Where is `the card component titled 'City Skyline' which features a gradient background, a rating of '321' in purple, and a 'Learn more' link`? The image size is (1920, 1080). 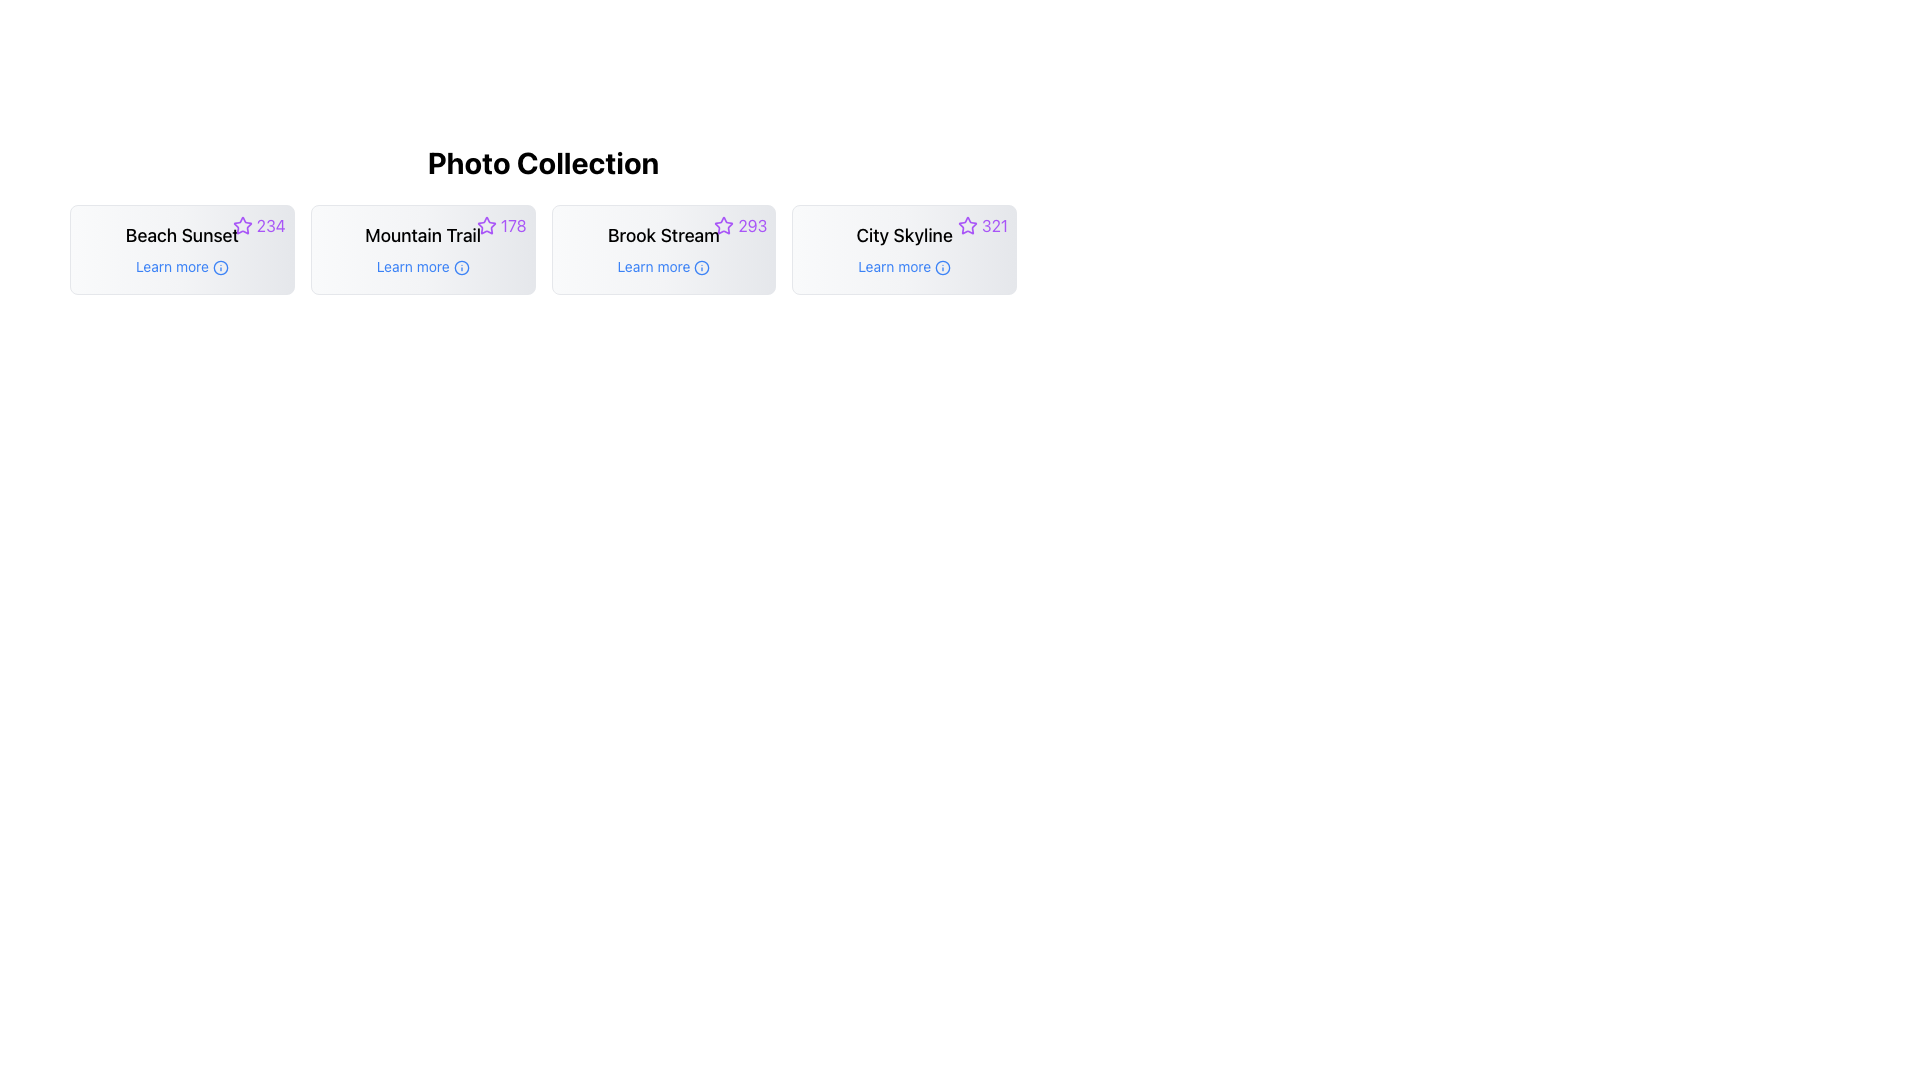 the card component titled 'City Skyline' which features a gradient background, a rating of '321' in purple, and a 'Learn more' link is located at coordinates (903, 249).